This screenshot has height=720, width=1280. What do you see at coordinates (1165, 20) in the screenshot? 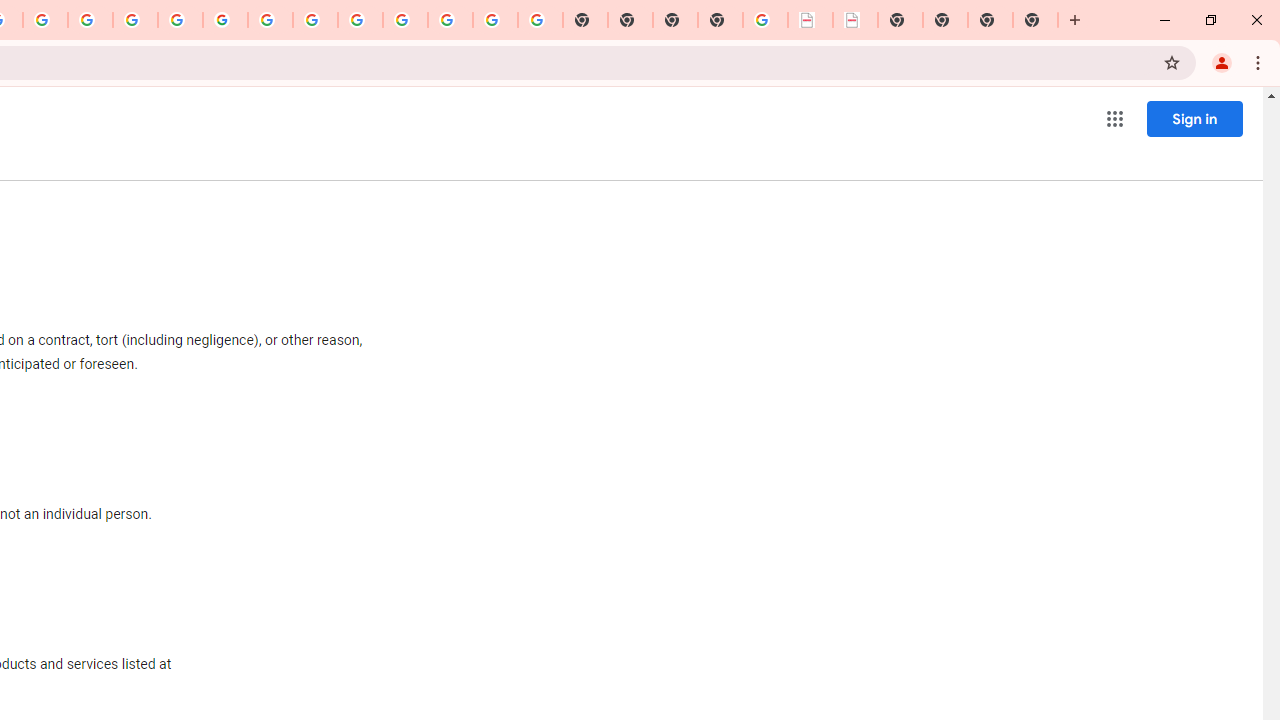
I see `'Minimize'` at bounding box center [1165, 20].